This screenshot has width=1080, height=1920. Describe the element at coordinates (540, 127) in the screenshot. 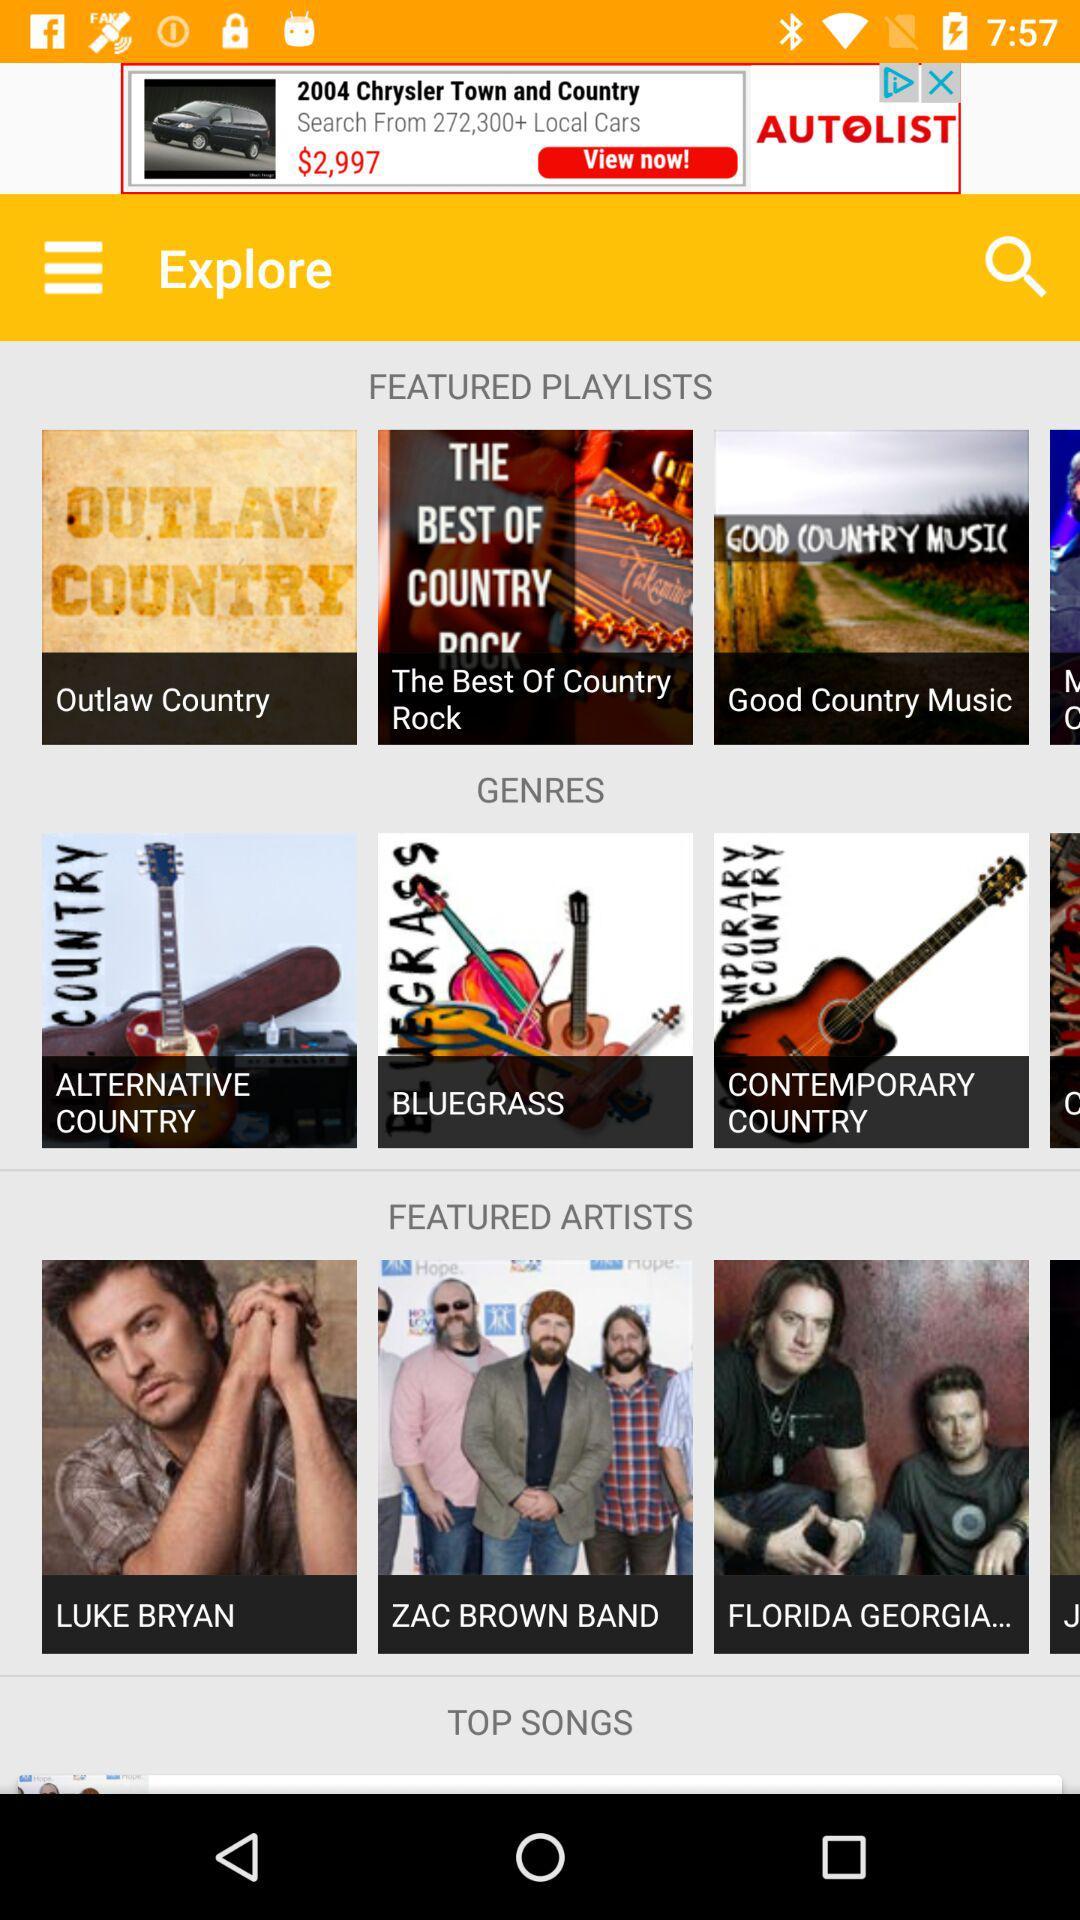

I see `advertisement adding button` at that location.